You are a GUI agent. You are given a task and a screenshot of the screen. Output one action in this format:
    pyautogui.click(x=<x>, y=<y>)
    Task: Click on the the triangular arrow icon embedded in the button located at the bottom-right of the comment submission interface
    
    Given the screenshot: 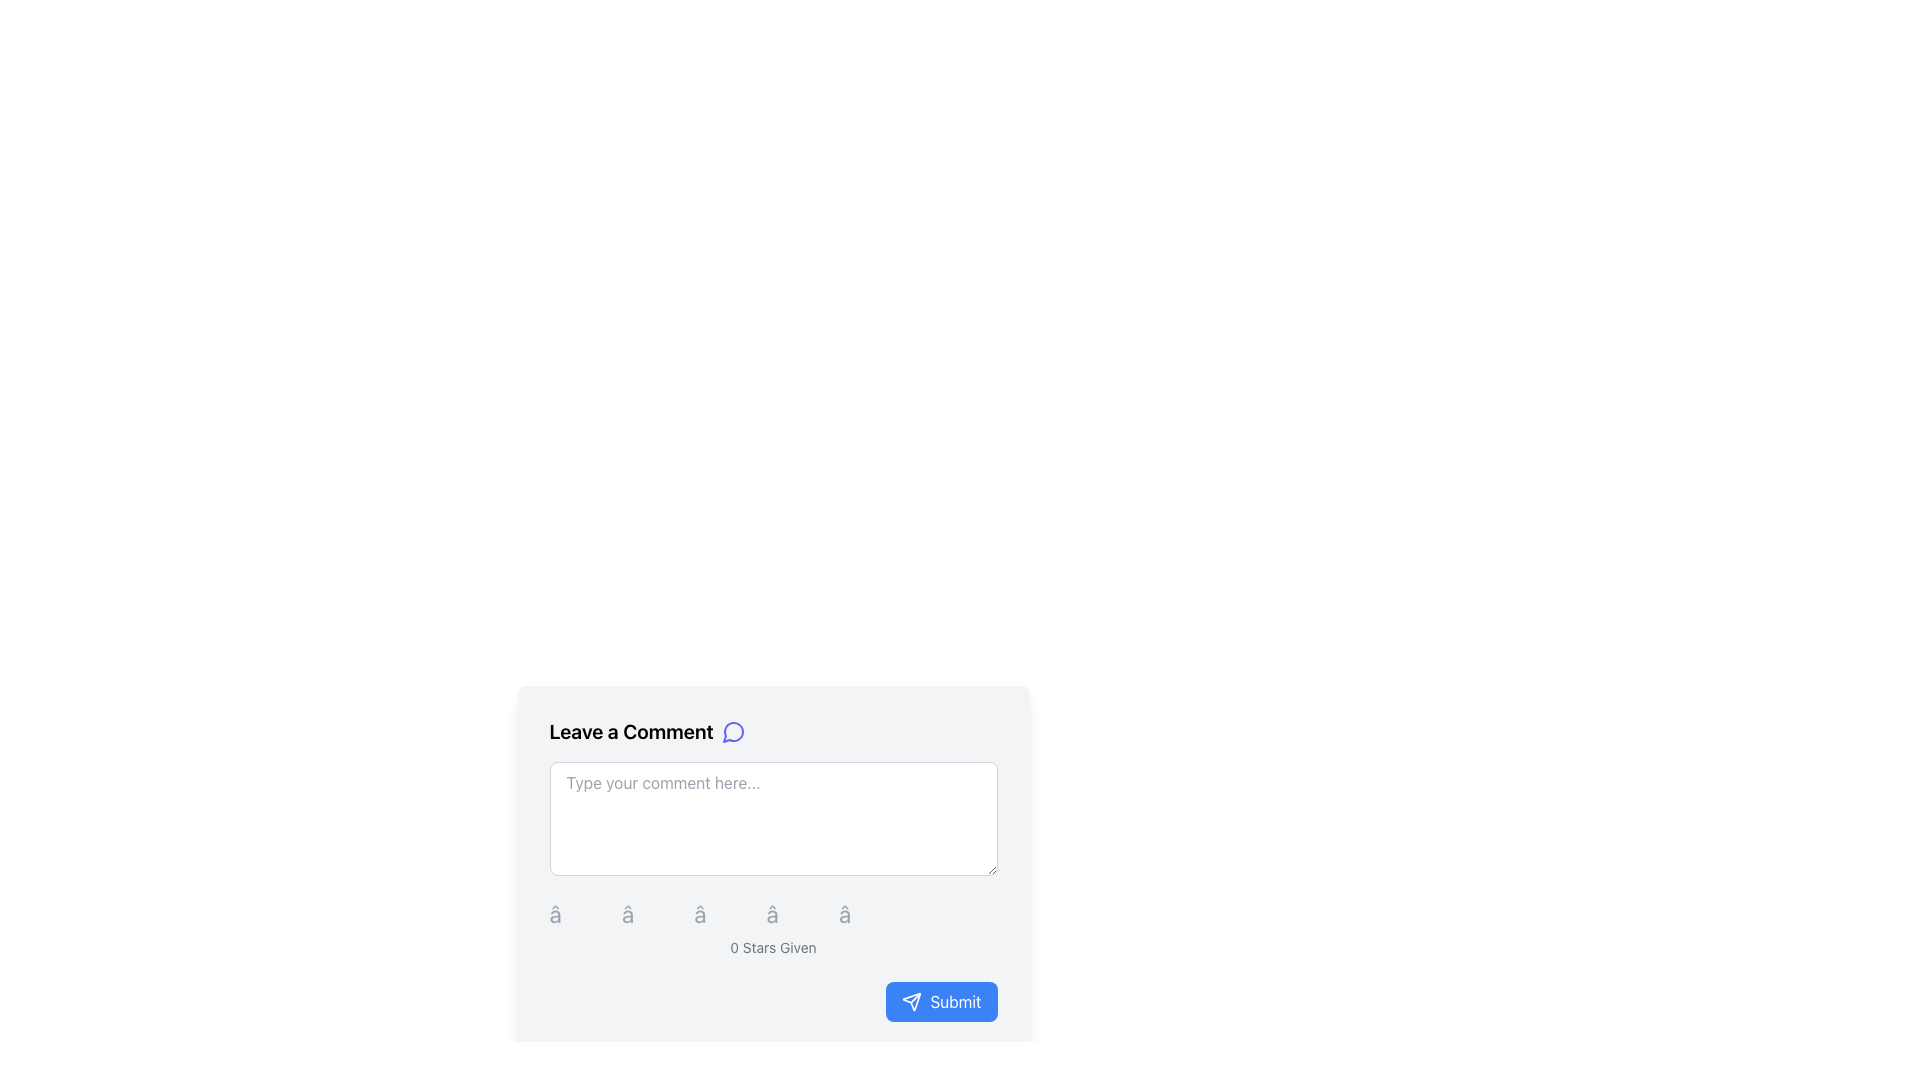 What is the action you would take?
    pyautogui.click(x=911, y=1002)
    